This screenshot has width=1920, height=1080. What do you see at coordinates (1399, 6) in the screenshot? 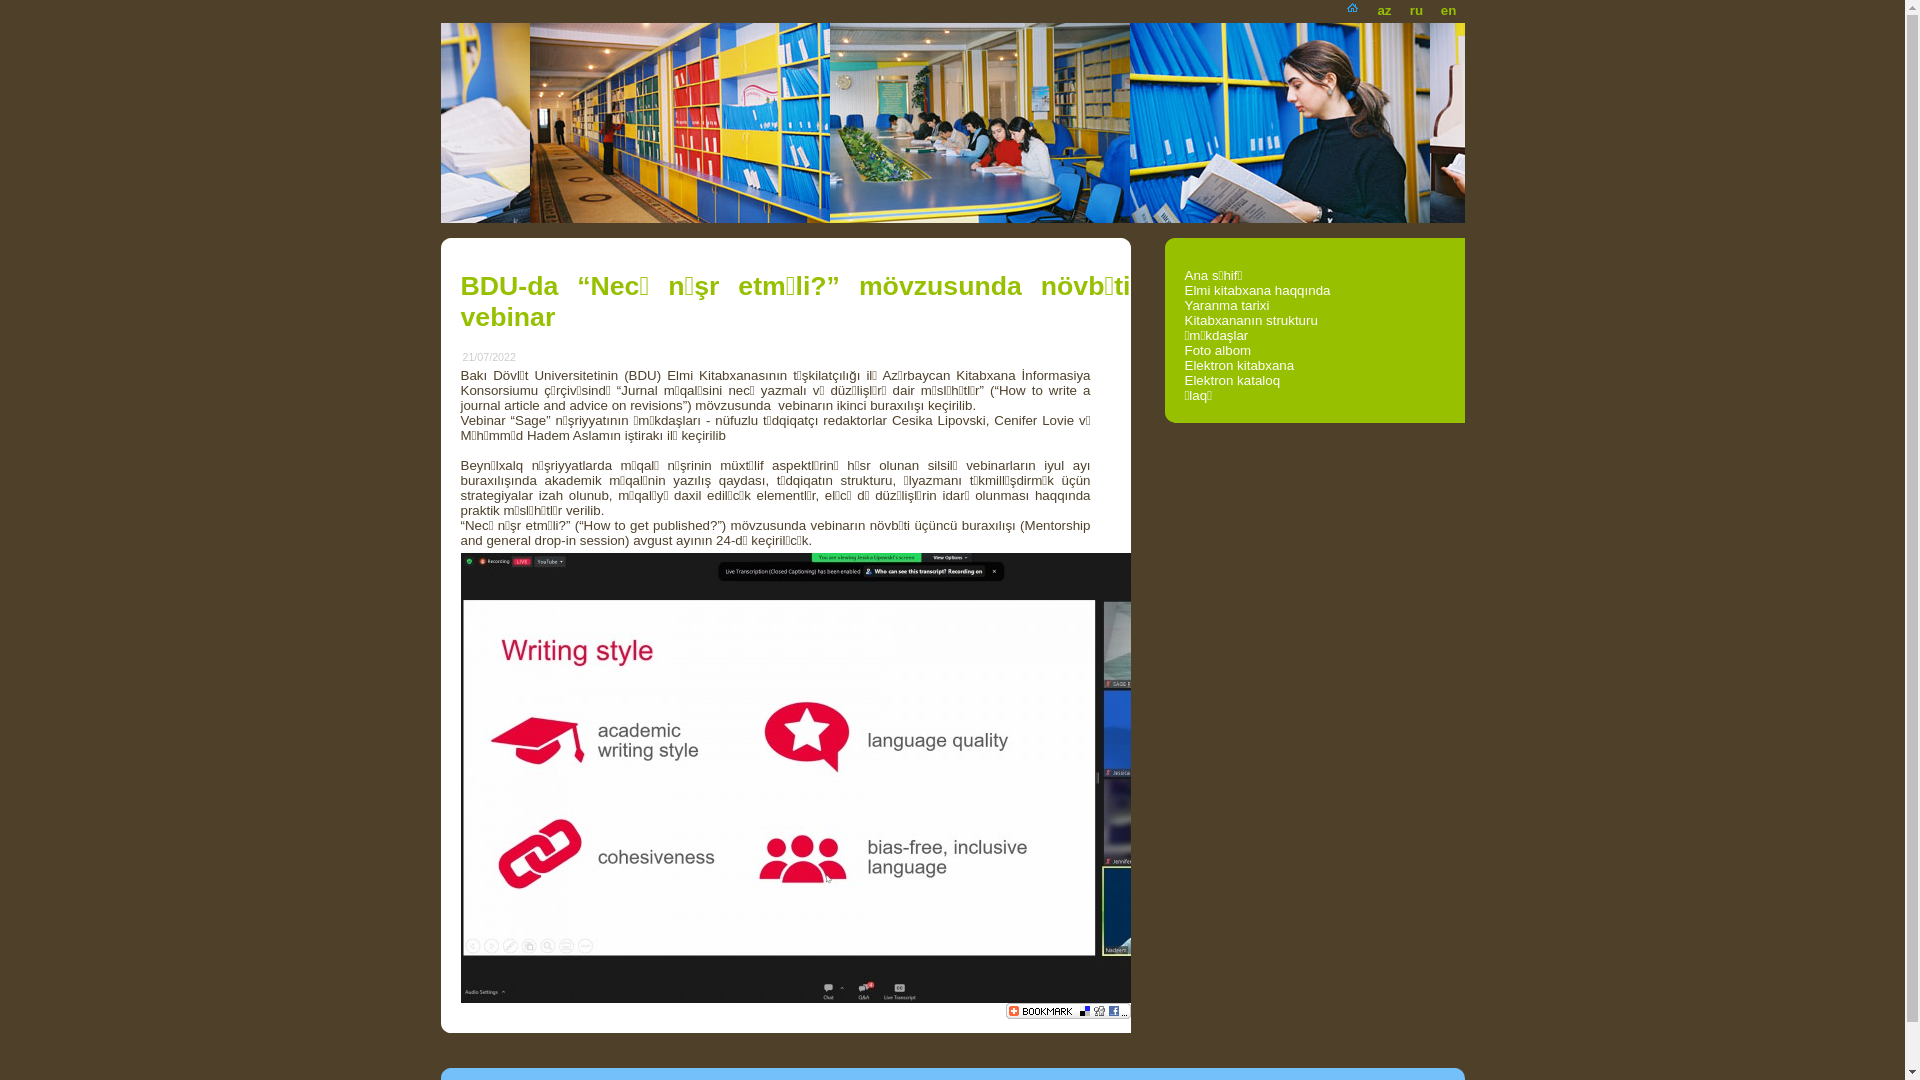
I see `'ru'` at bounding box center [1399, 6].